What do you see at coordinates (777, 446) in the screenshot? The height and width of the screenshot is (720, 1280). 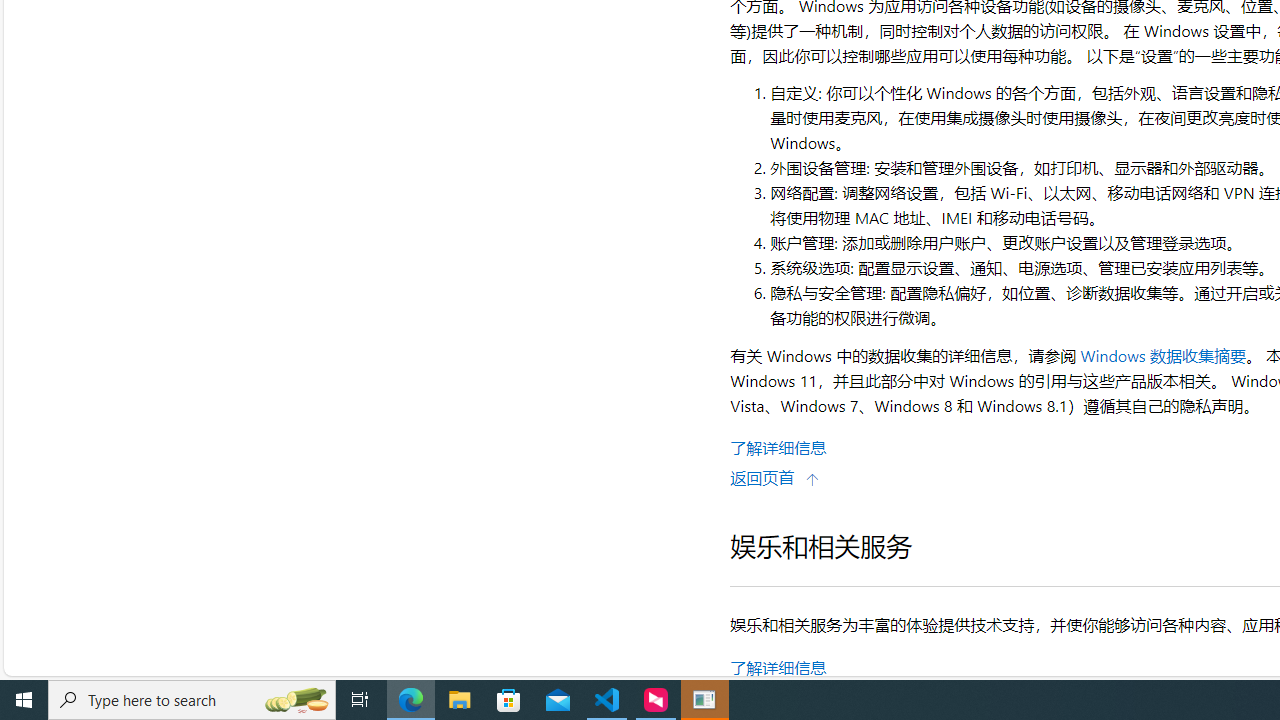 I see `'Learn More about Windows'` at bounding box center [777, 446].